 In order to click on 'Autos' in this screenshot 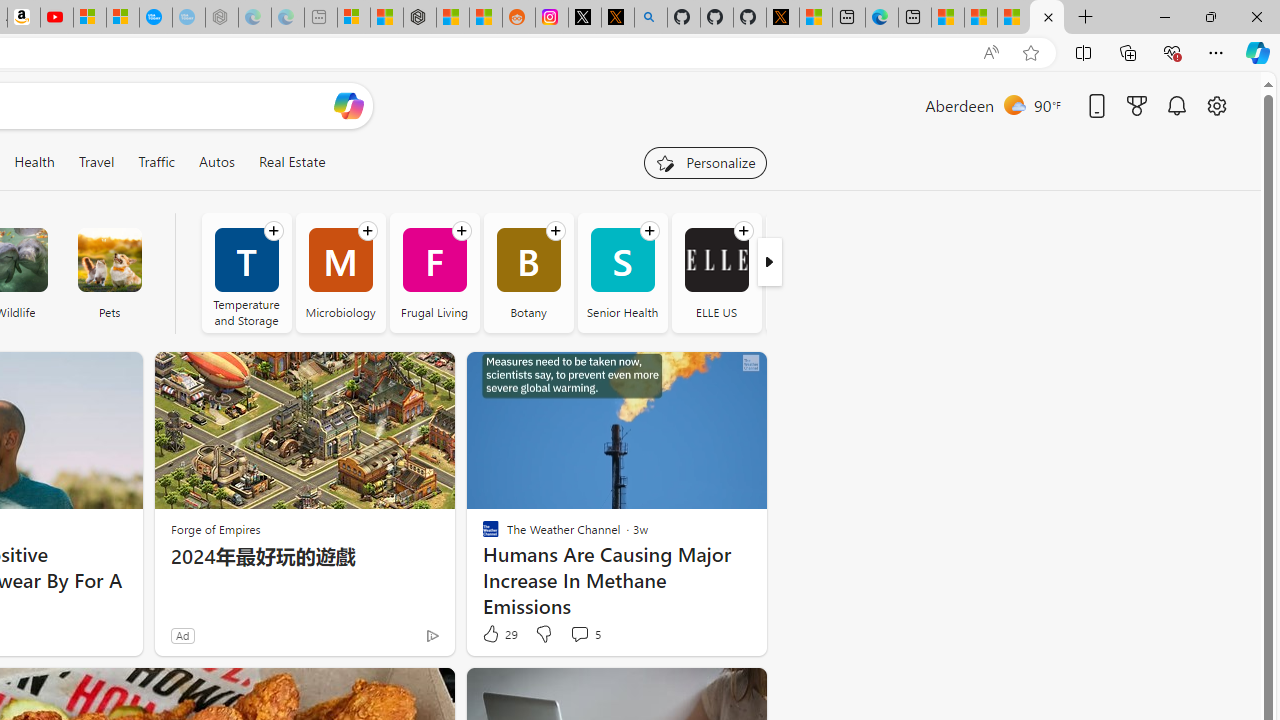, I will do `click(216, 161)`.